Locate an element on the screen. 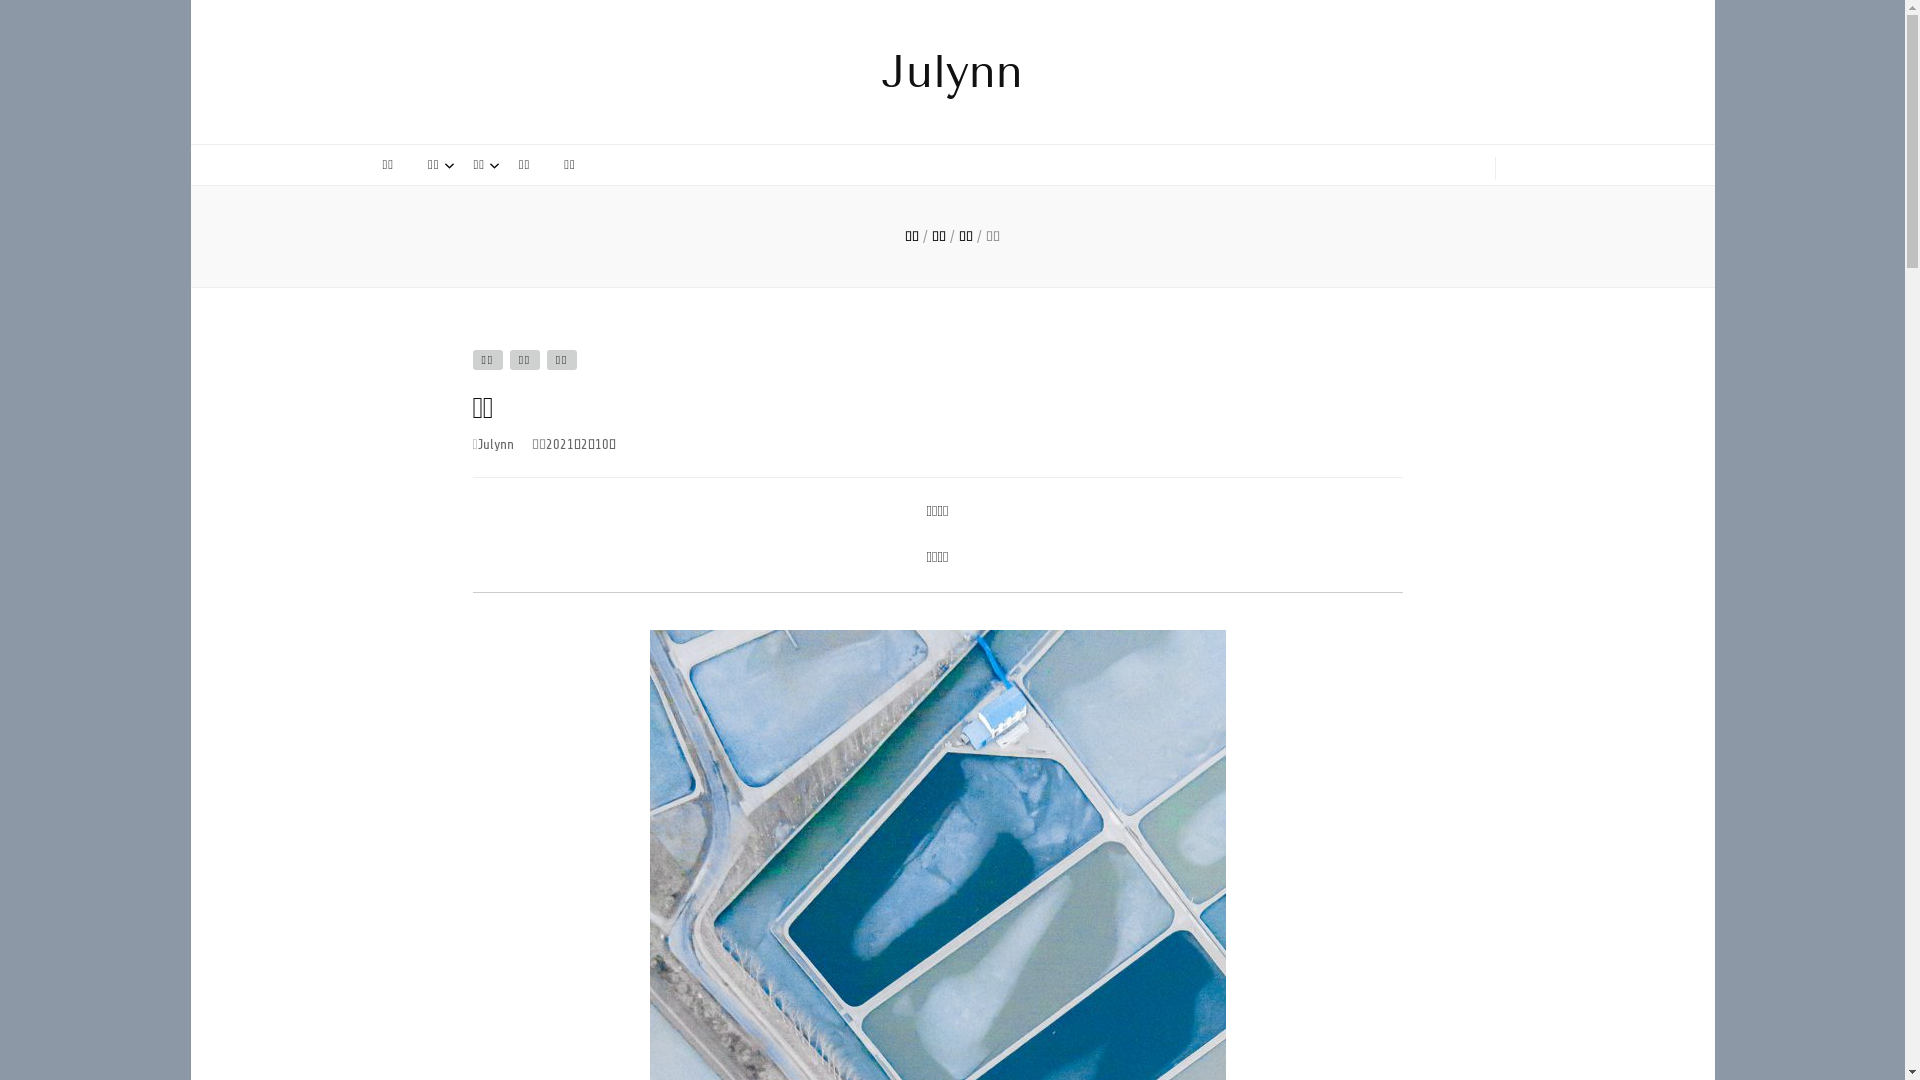 The width and height of the screenshot is (1920, 1080). 'Julynn' is located at coordinates (477, 443).